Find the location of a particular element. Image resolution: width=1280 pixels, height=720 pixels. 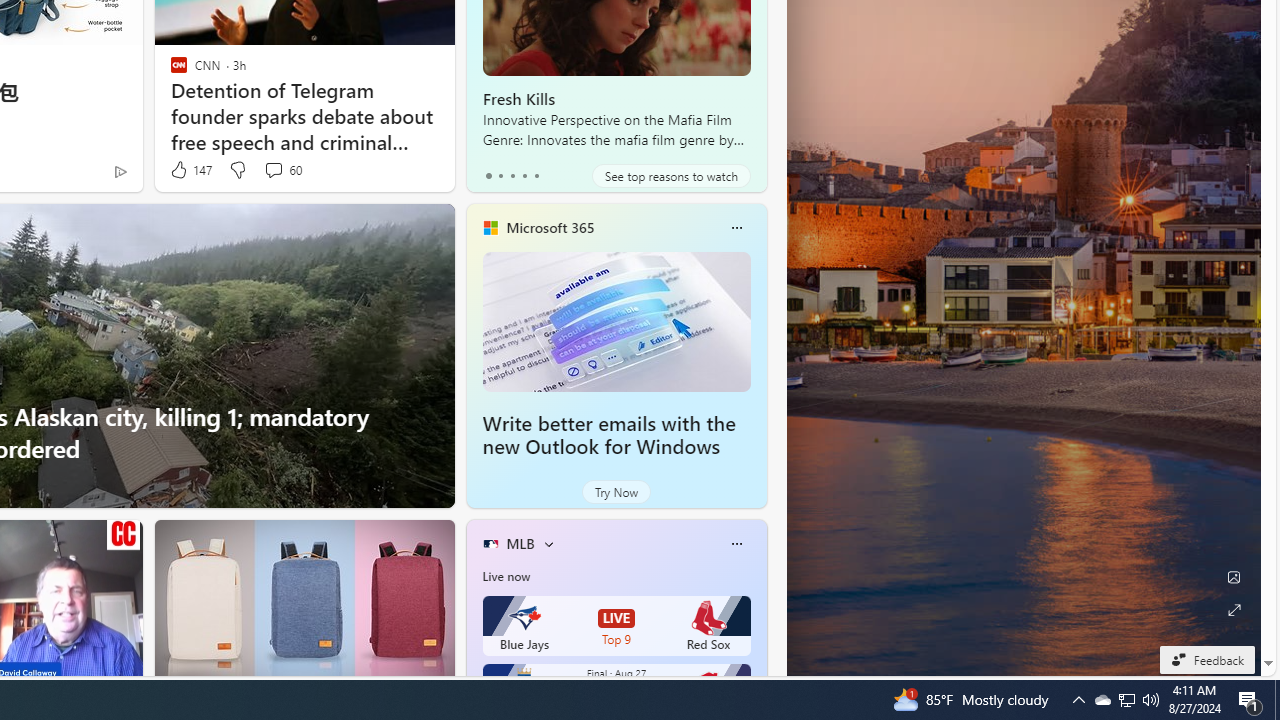

'Write better emails with the new Outlook for Windows' is located at coordinates (615, 320).